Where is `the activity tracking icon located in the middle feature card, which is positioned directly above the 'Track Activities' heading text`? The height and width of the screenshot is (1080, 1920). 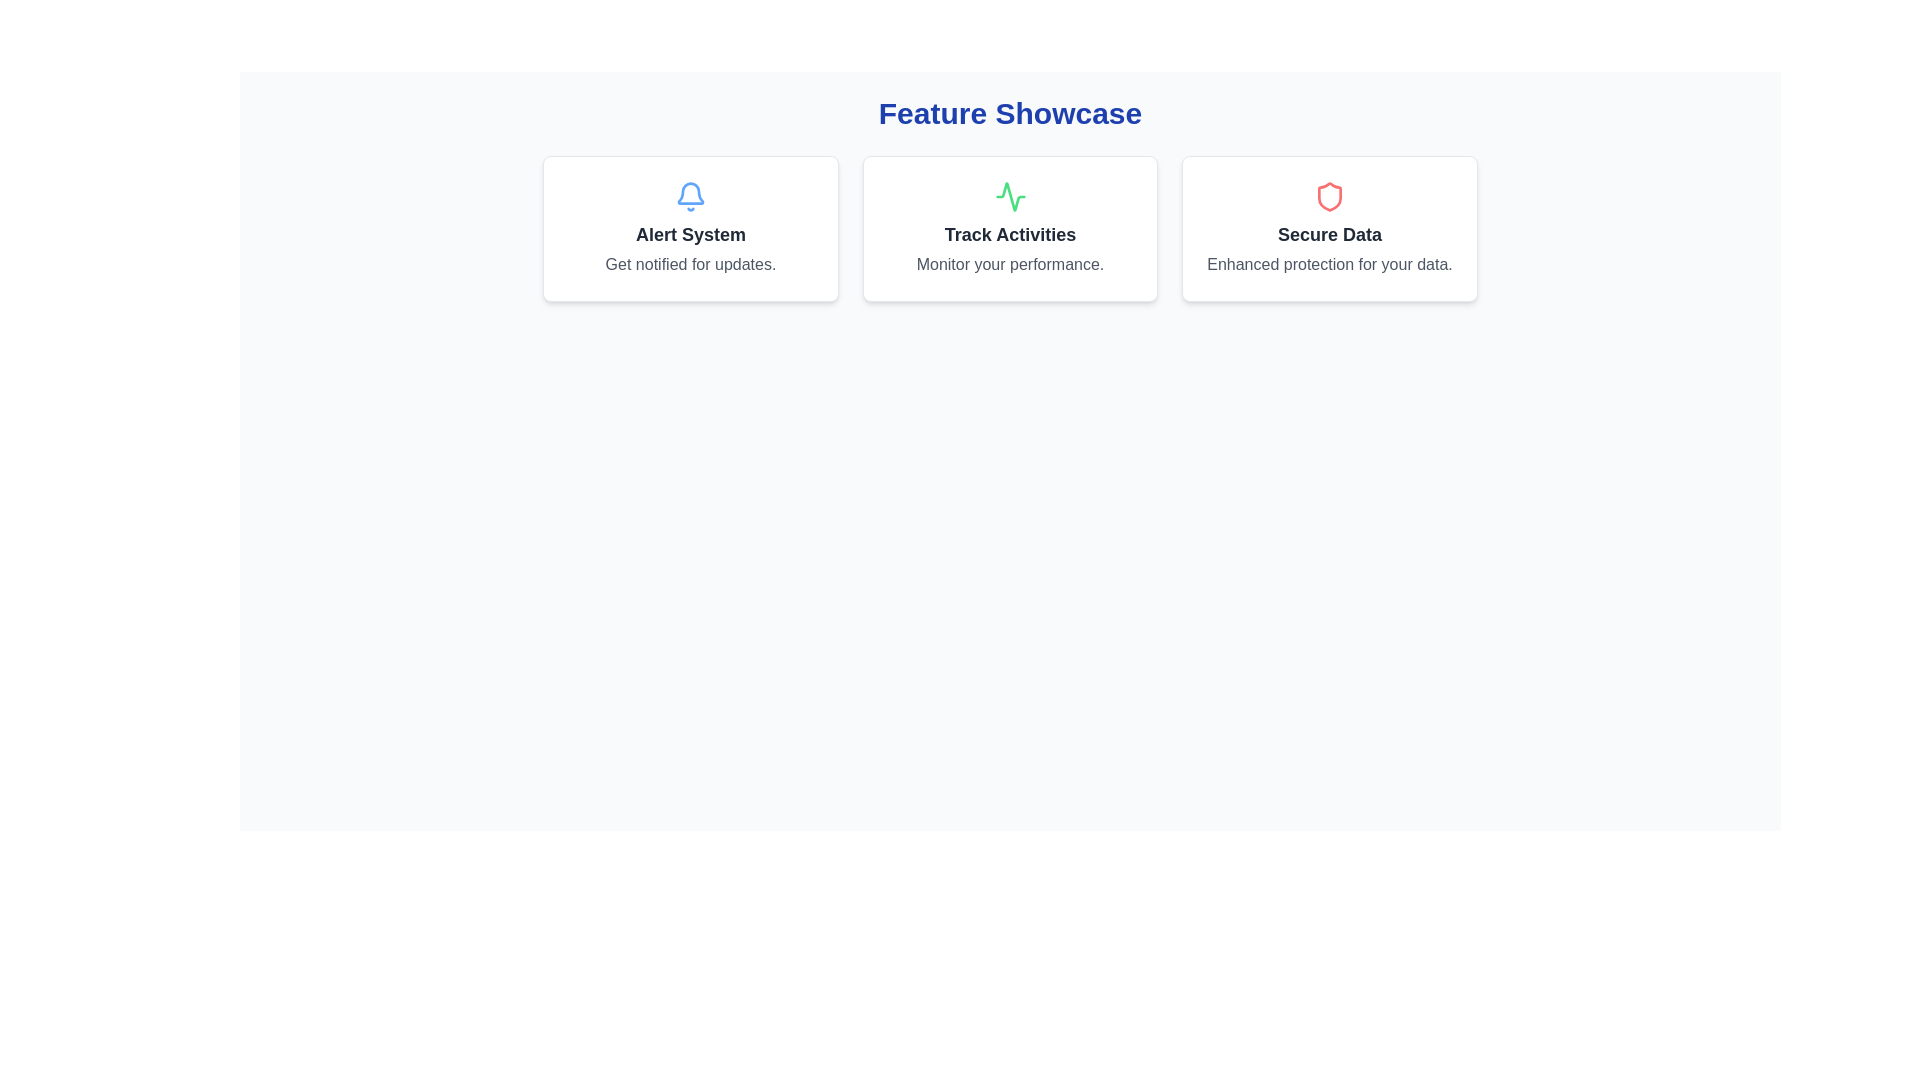
the activity tracking icon located in the middle feature card, which is positioned directly above the 'Track Activities' heading text is located at coordinates (1010, 196).